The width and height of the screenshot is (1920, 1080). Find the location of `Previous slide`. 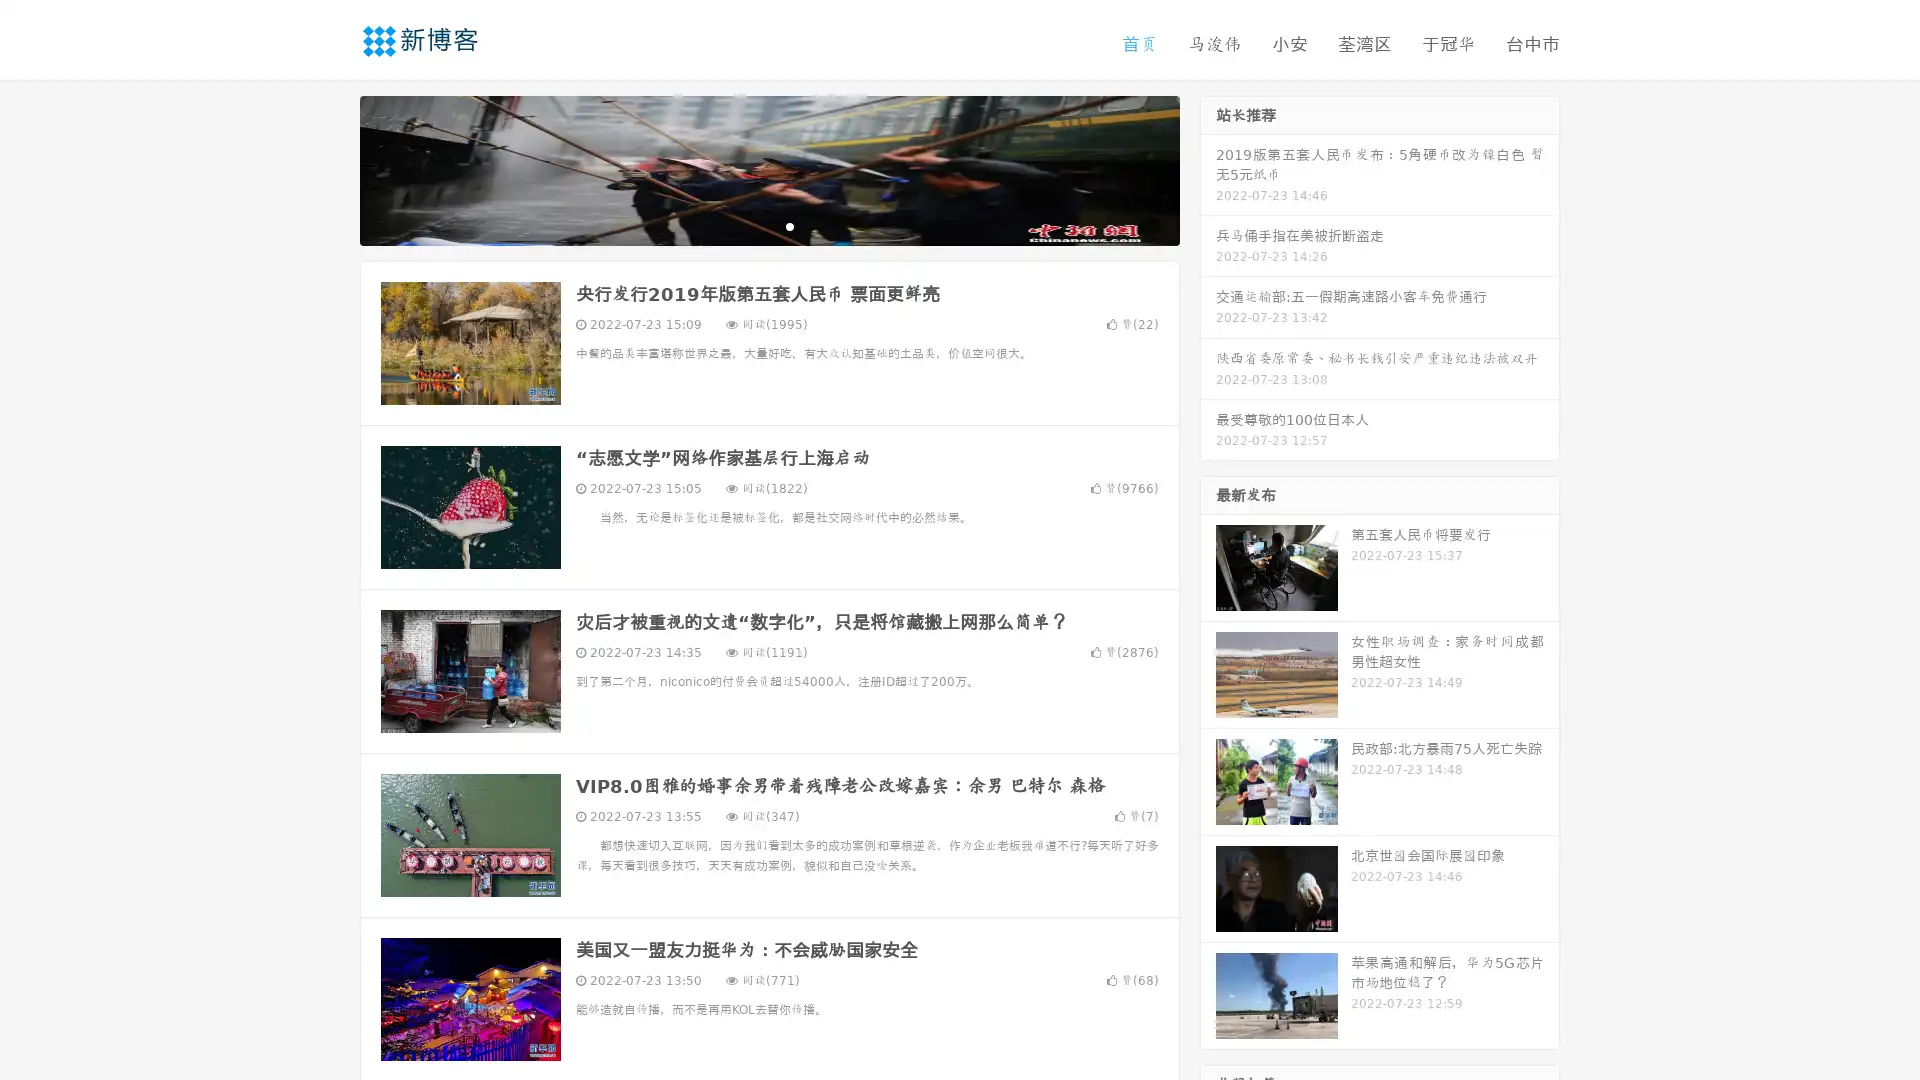

Previous slide is located at coordinates (330, 168).